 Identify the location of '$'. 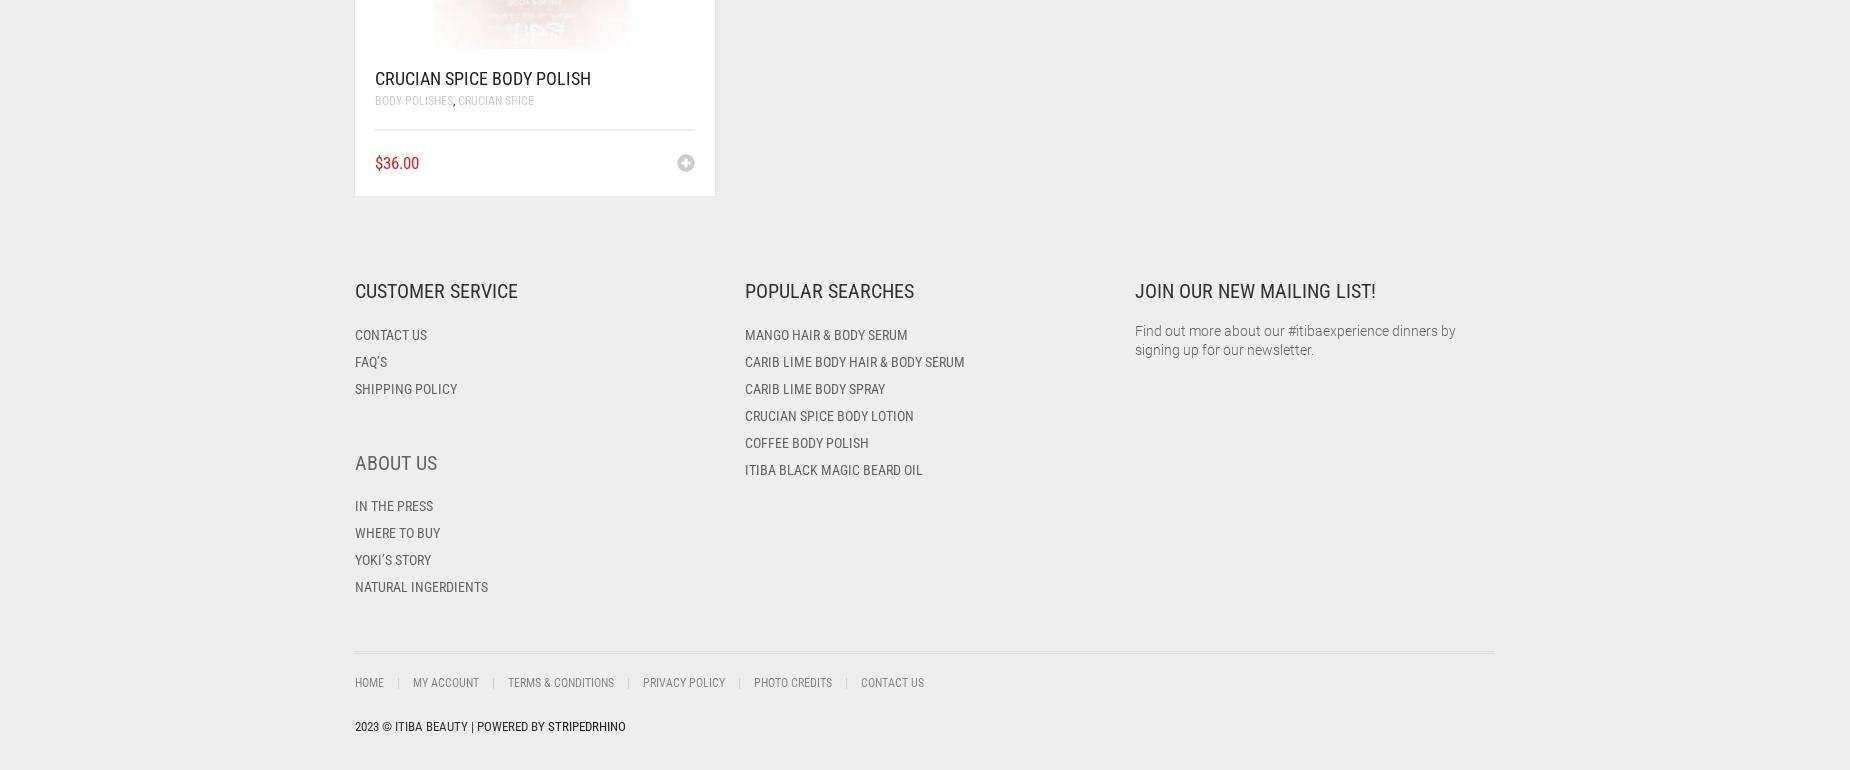
(378, 161).